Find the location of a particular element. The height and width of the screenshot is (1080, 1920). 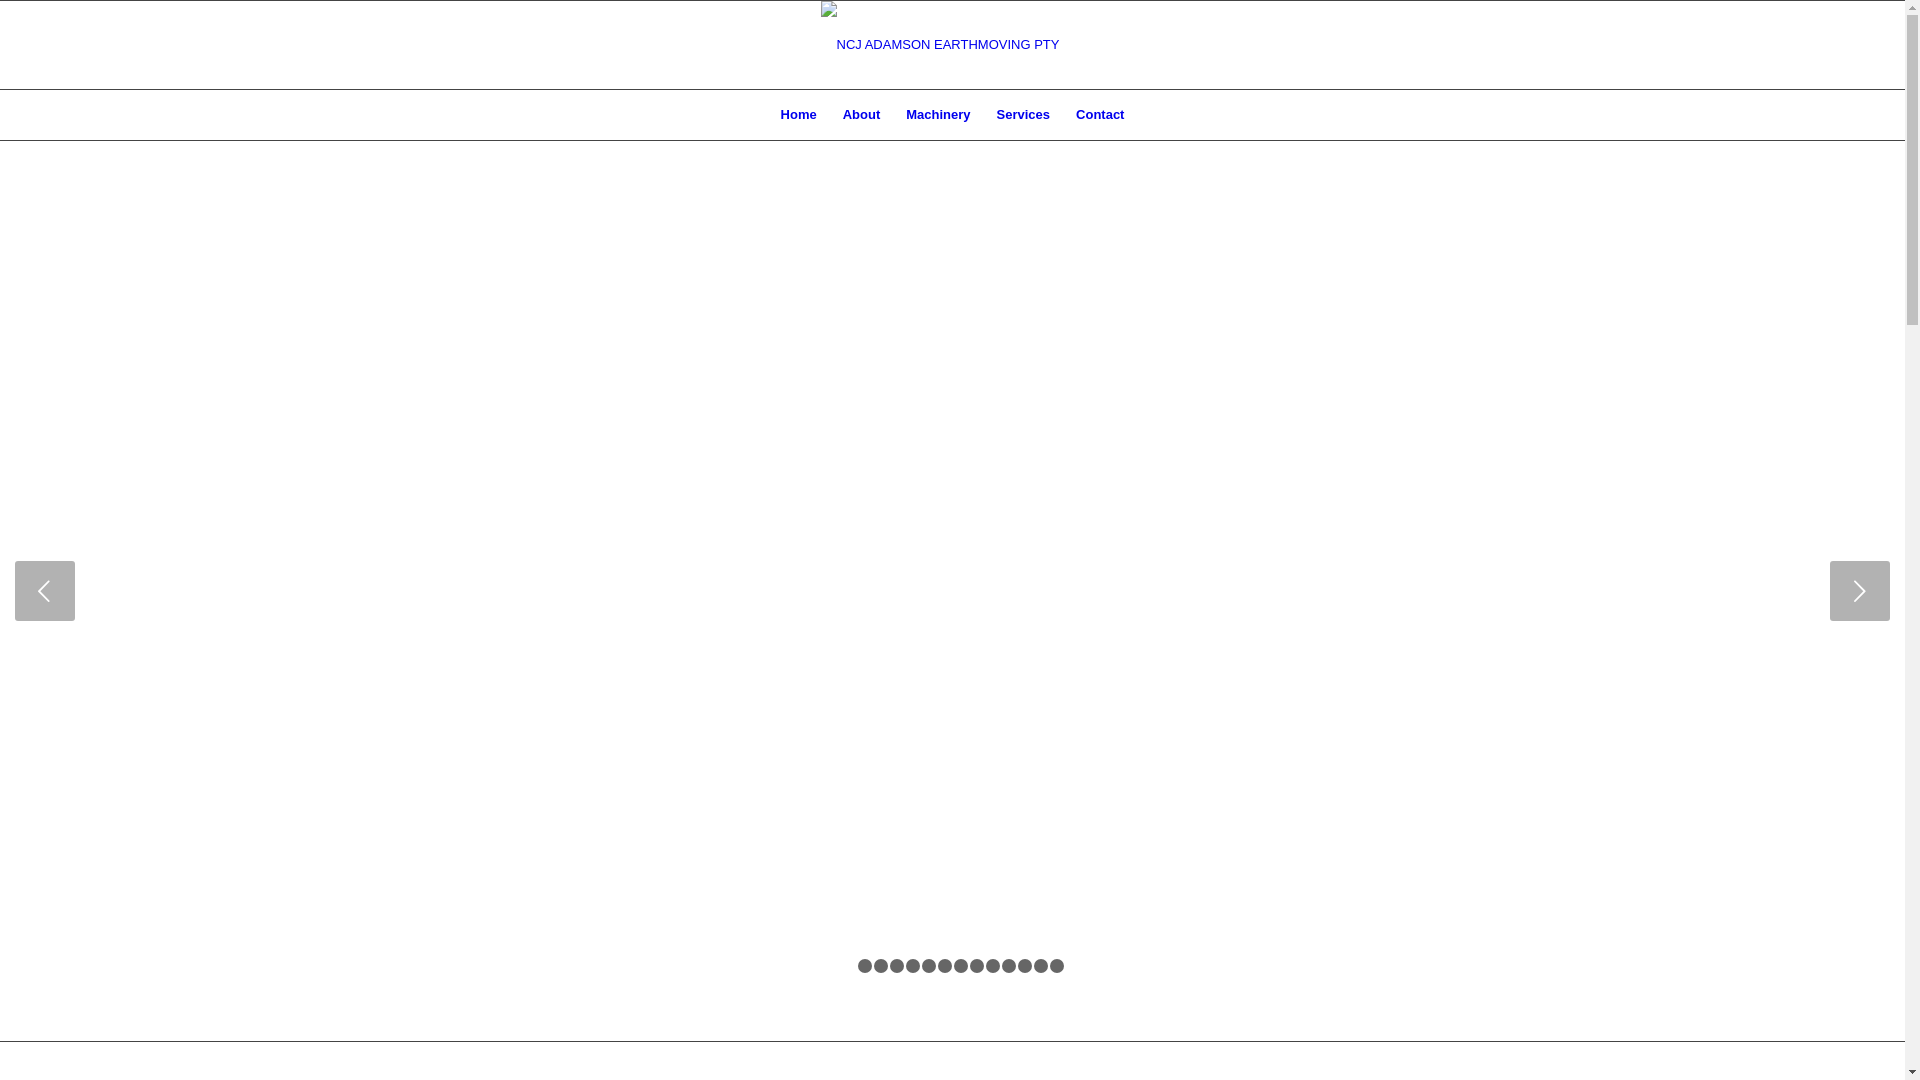

'2' is located at coordinates (864, 964).